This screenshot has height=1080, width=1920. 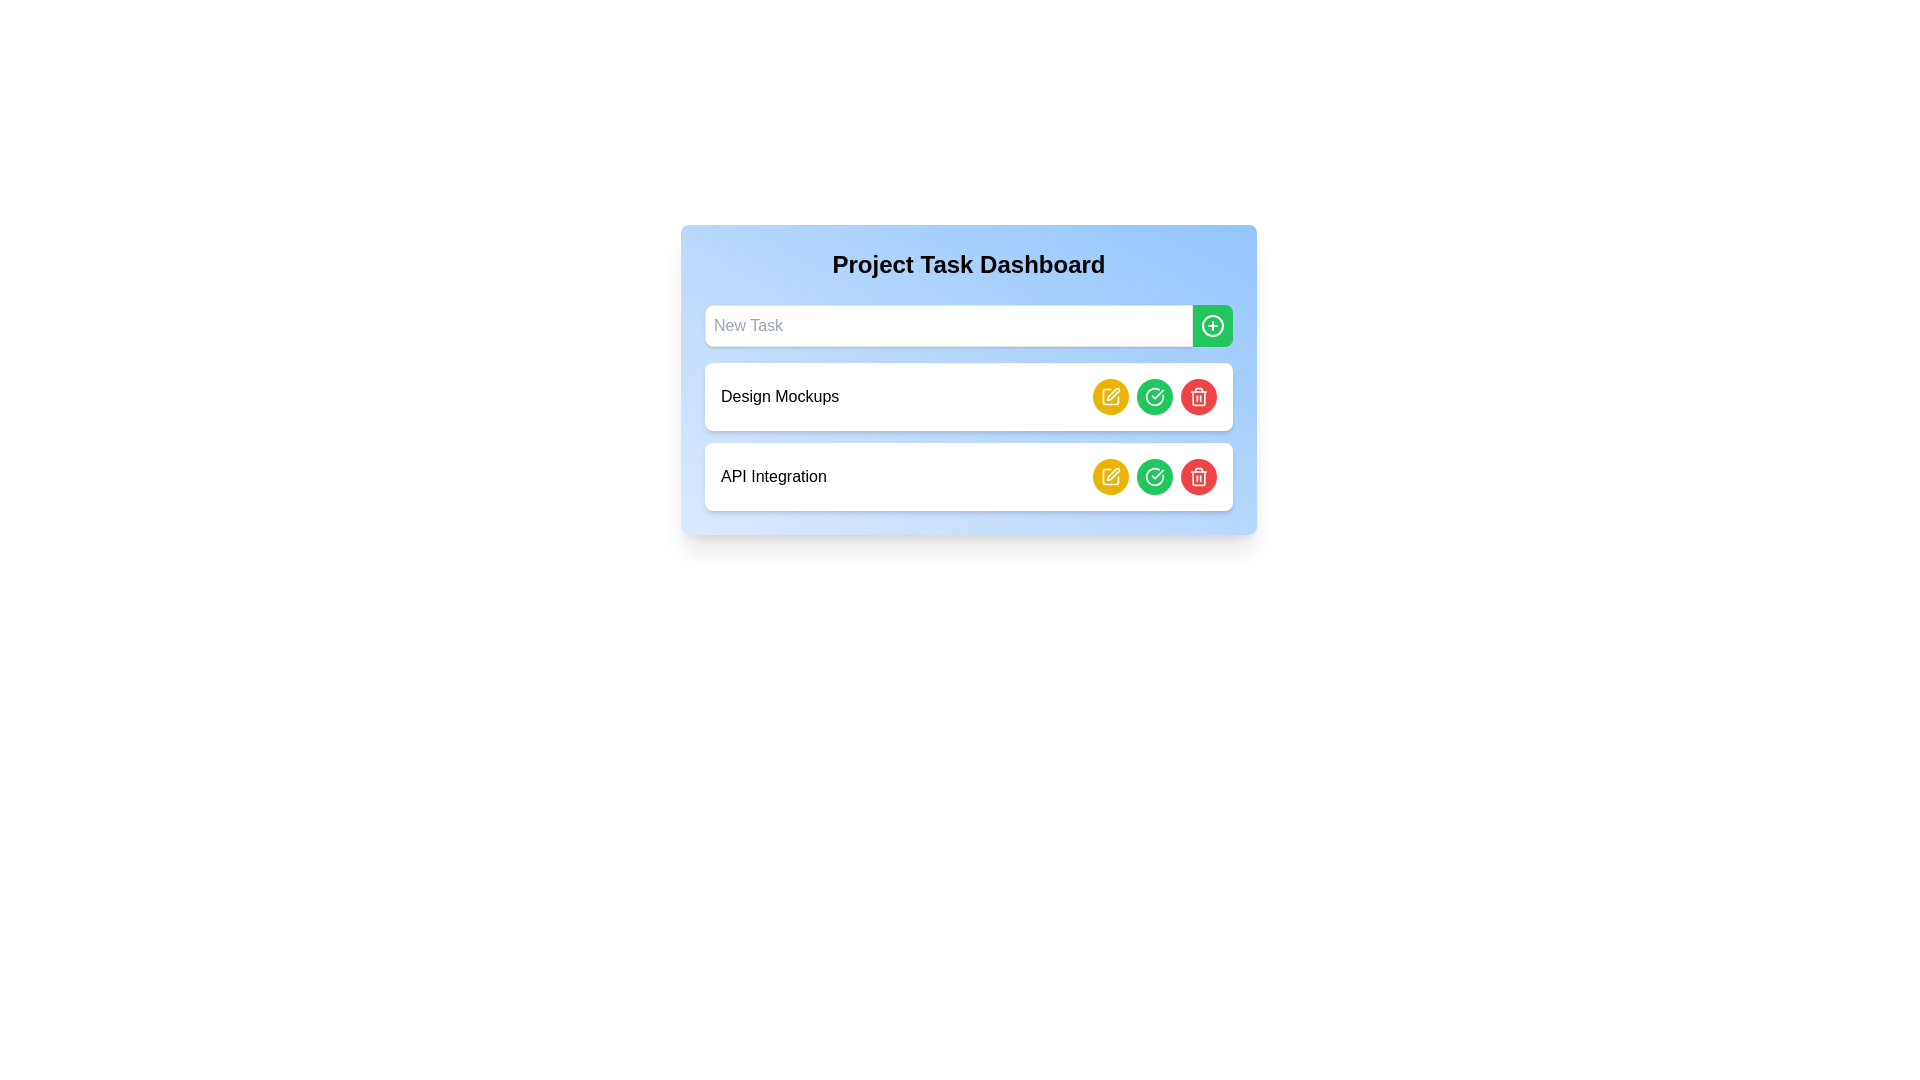 What do you see at coordinates (1155, 477) in the screenshot?
I see `the circular green icon with a checkmark, which is located to the far right in the 'API Integration' row` at bounding box center [1155, 477].